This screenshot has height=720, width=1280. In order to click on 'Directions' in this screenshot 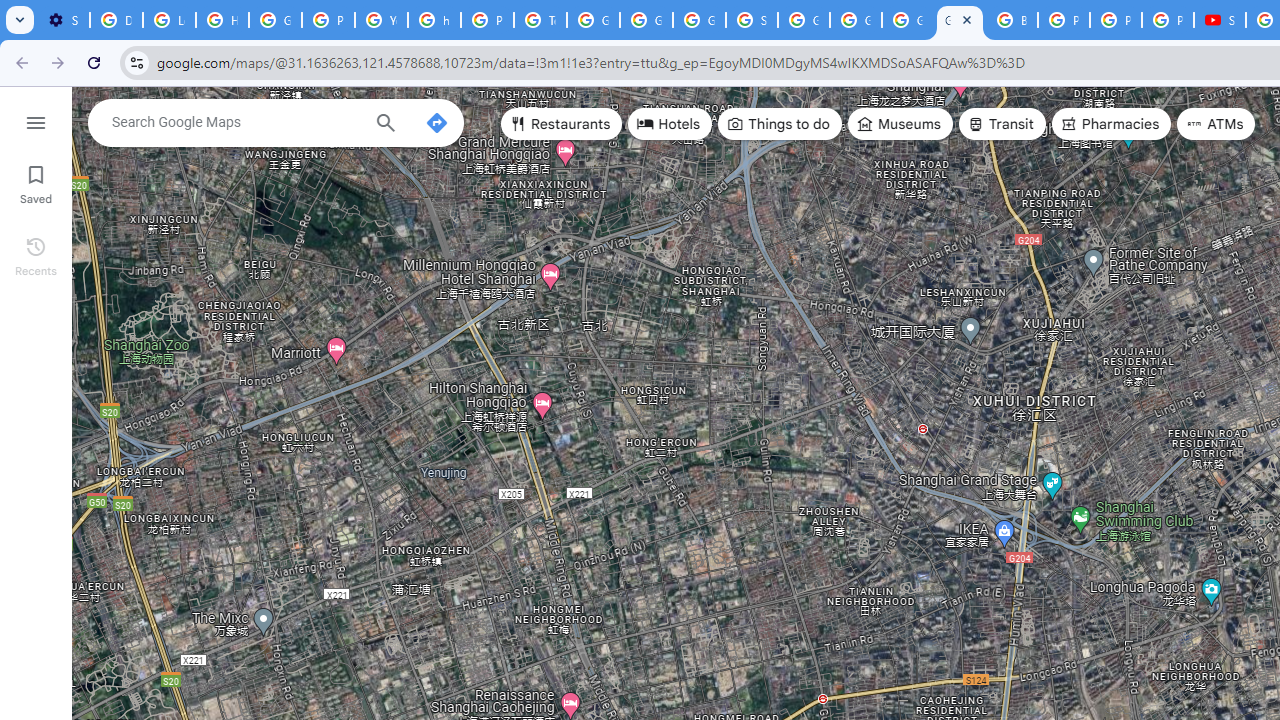, I will do `click(435, 123)`.